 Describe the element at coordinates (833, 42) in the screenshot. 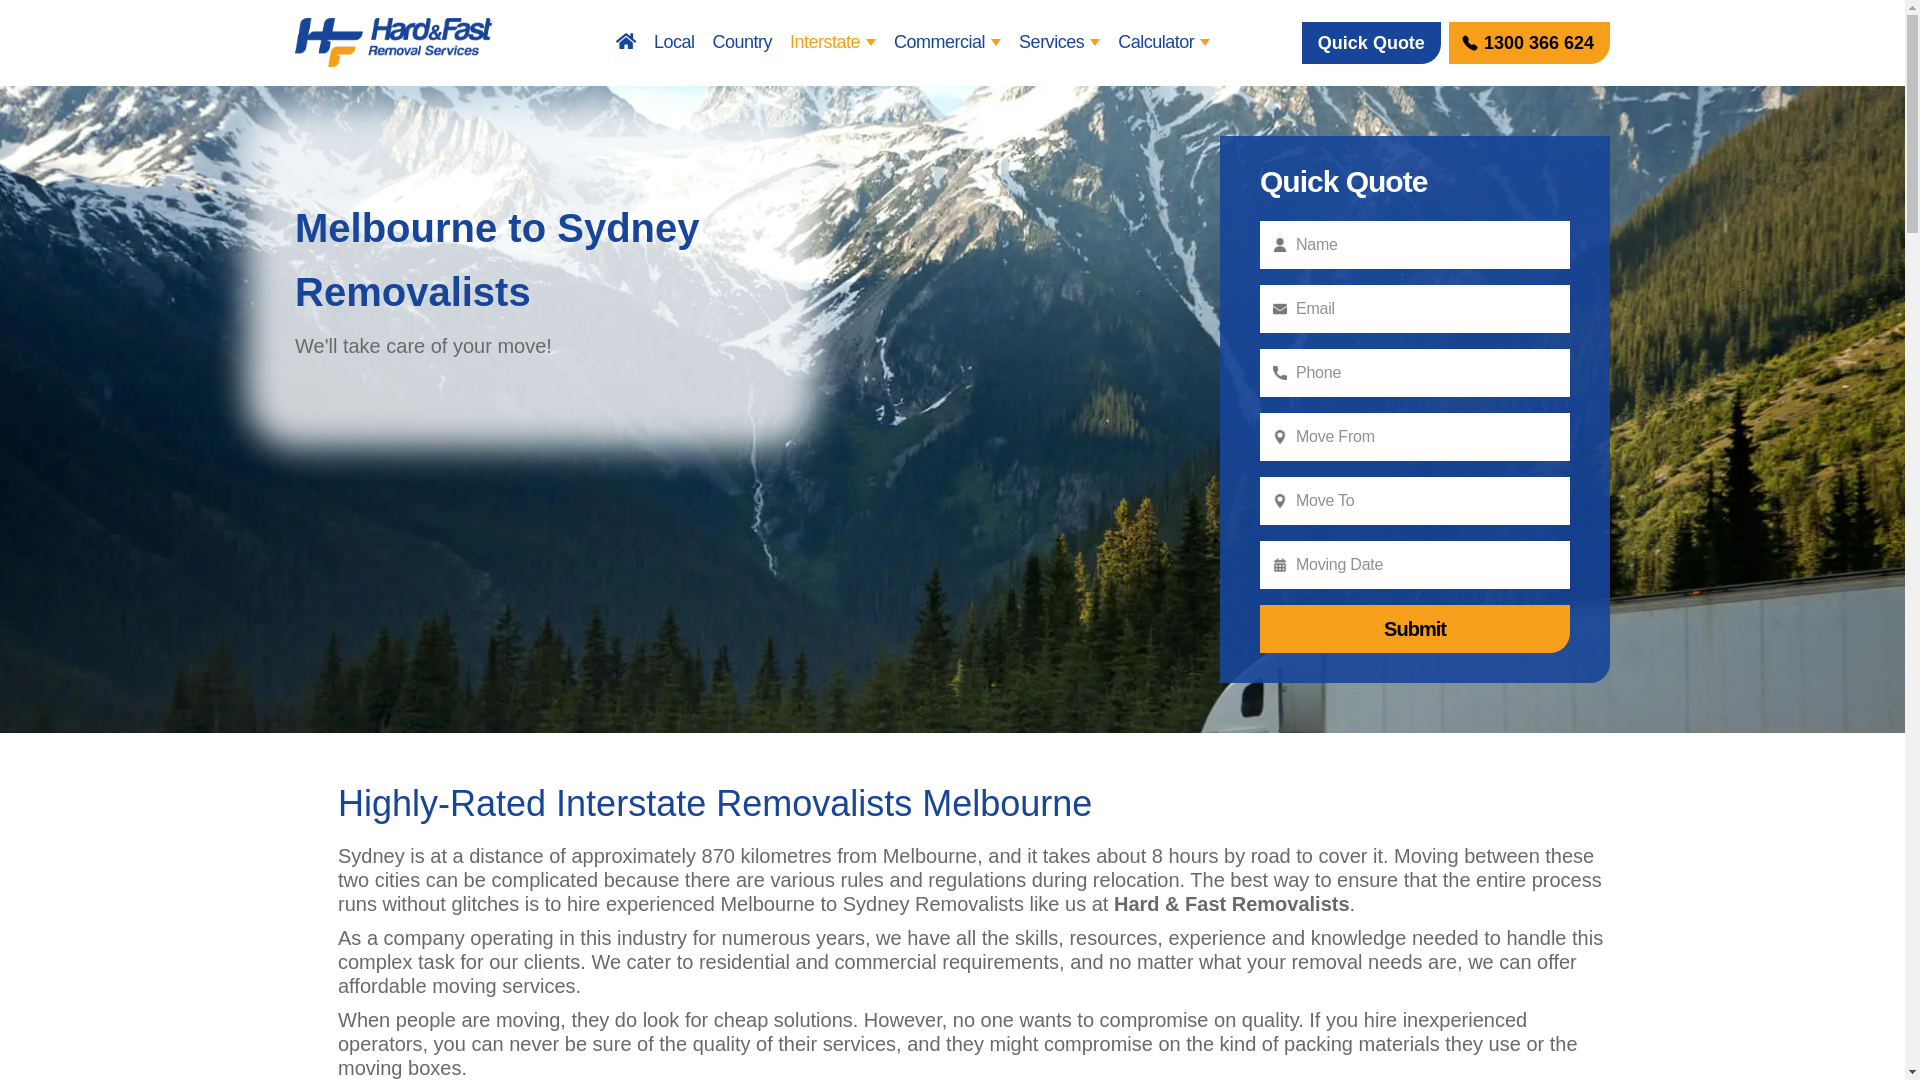

I see `'Interstate'` at that location.